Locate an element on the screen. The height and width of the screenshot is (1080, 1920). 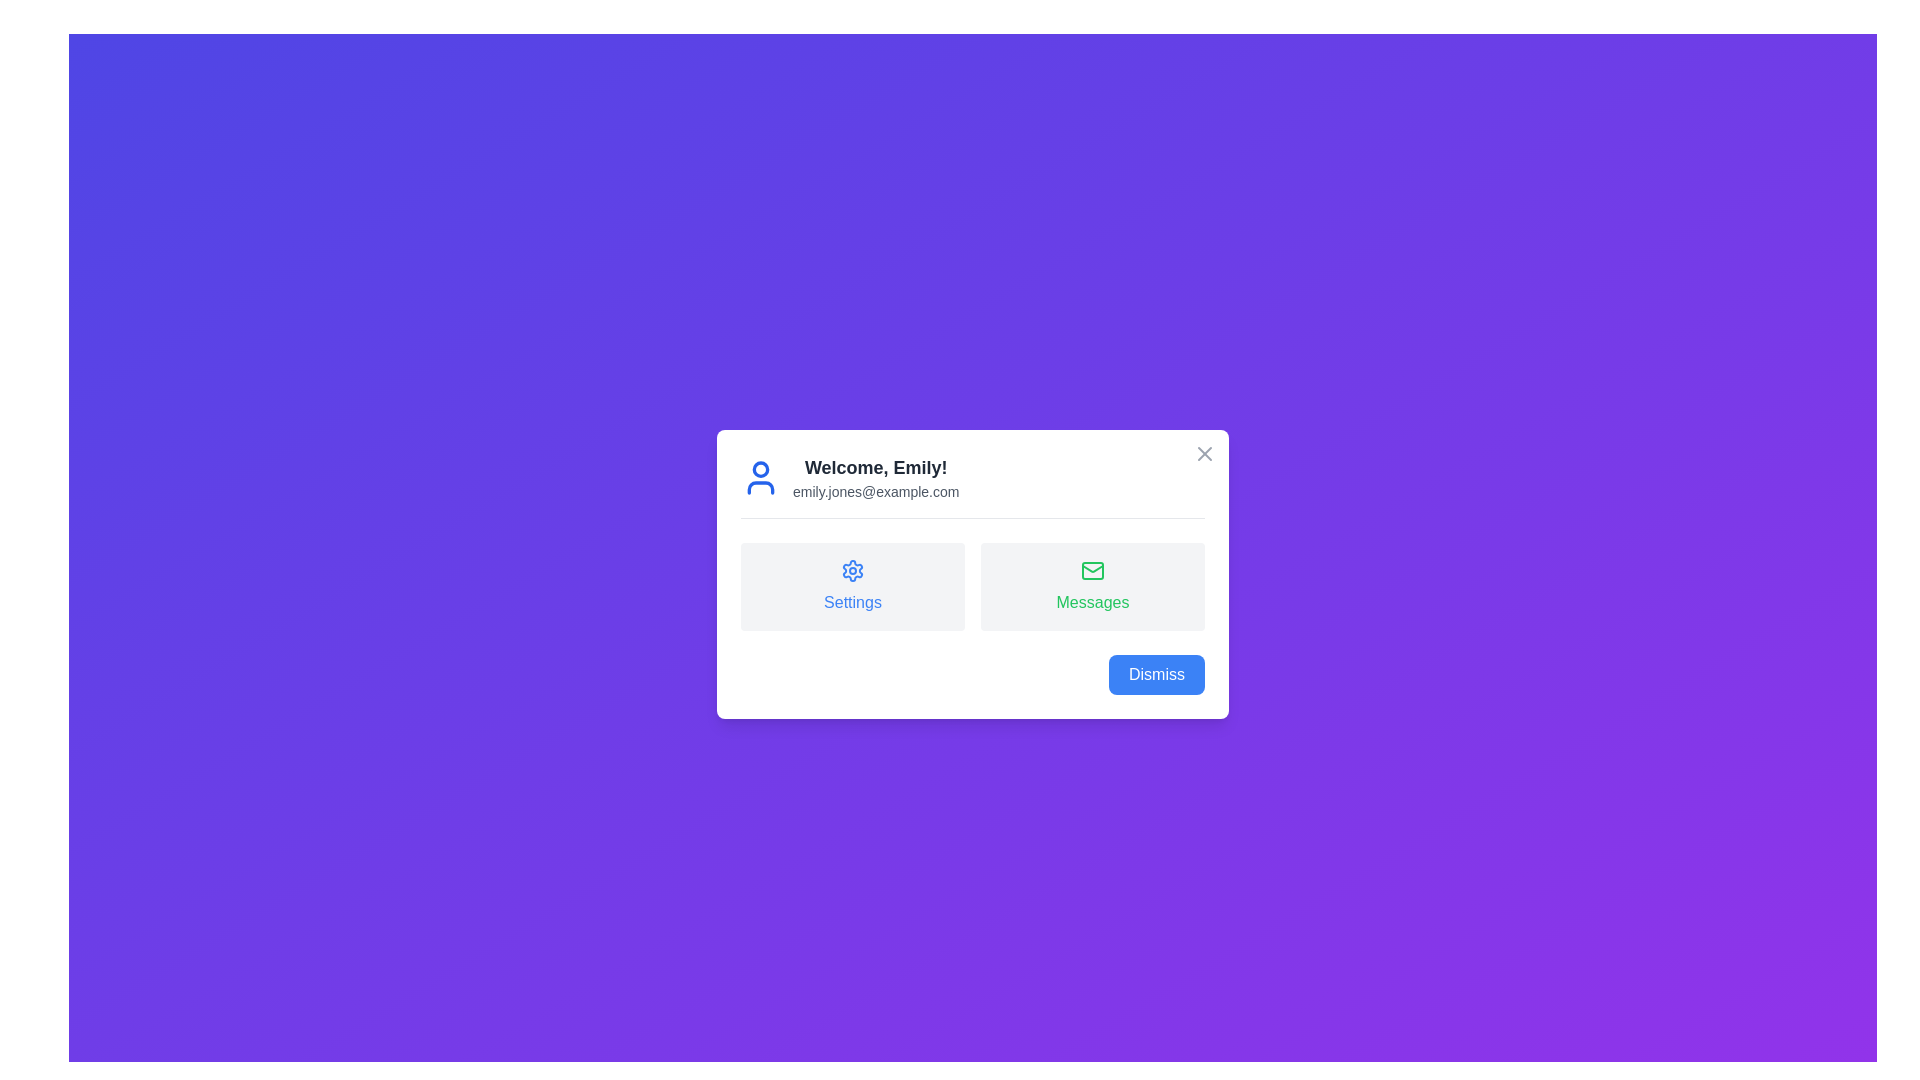
the Close icon (diagonal cross) inside the SVG element located at the top-right corner of the card interface is located at coordinates (1203, 453).